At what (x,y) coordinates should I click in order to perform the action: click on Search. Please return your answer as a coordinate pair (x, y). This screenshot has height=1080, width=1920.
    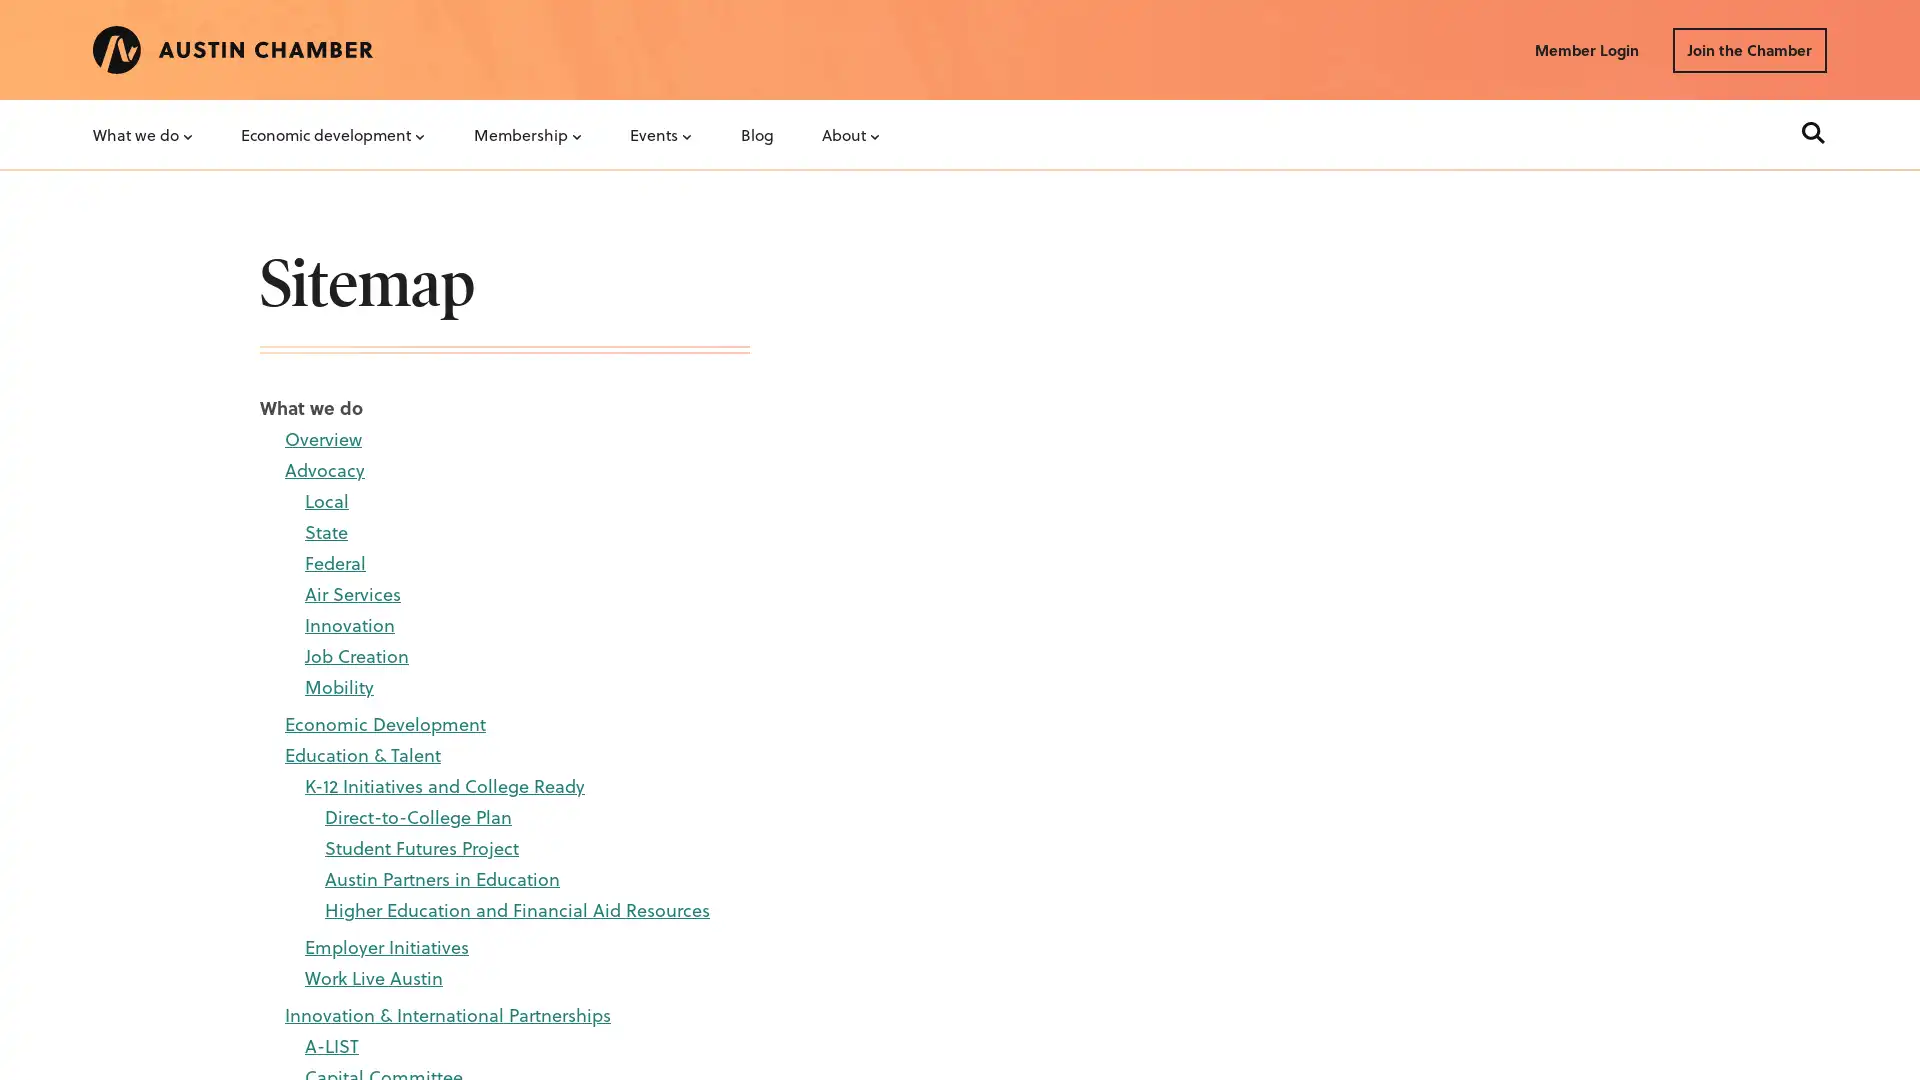
    Looking at the image, I should click on (1813, 134).